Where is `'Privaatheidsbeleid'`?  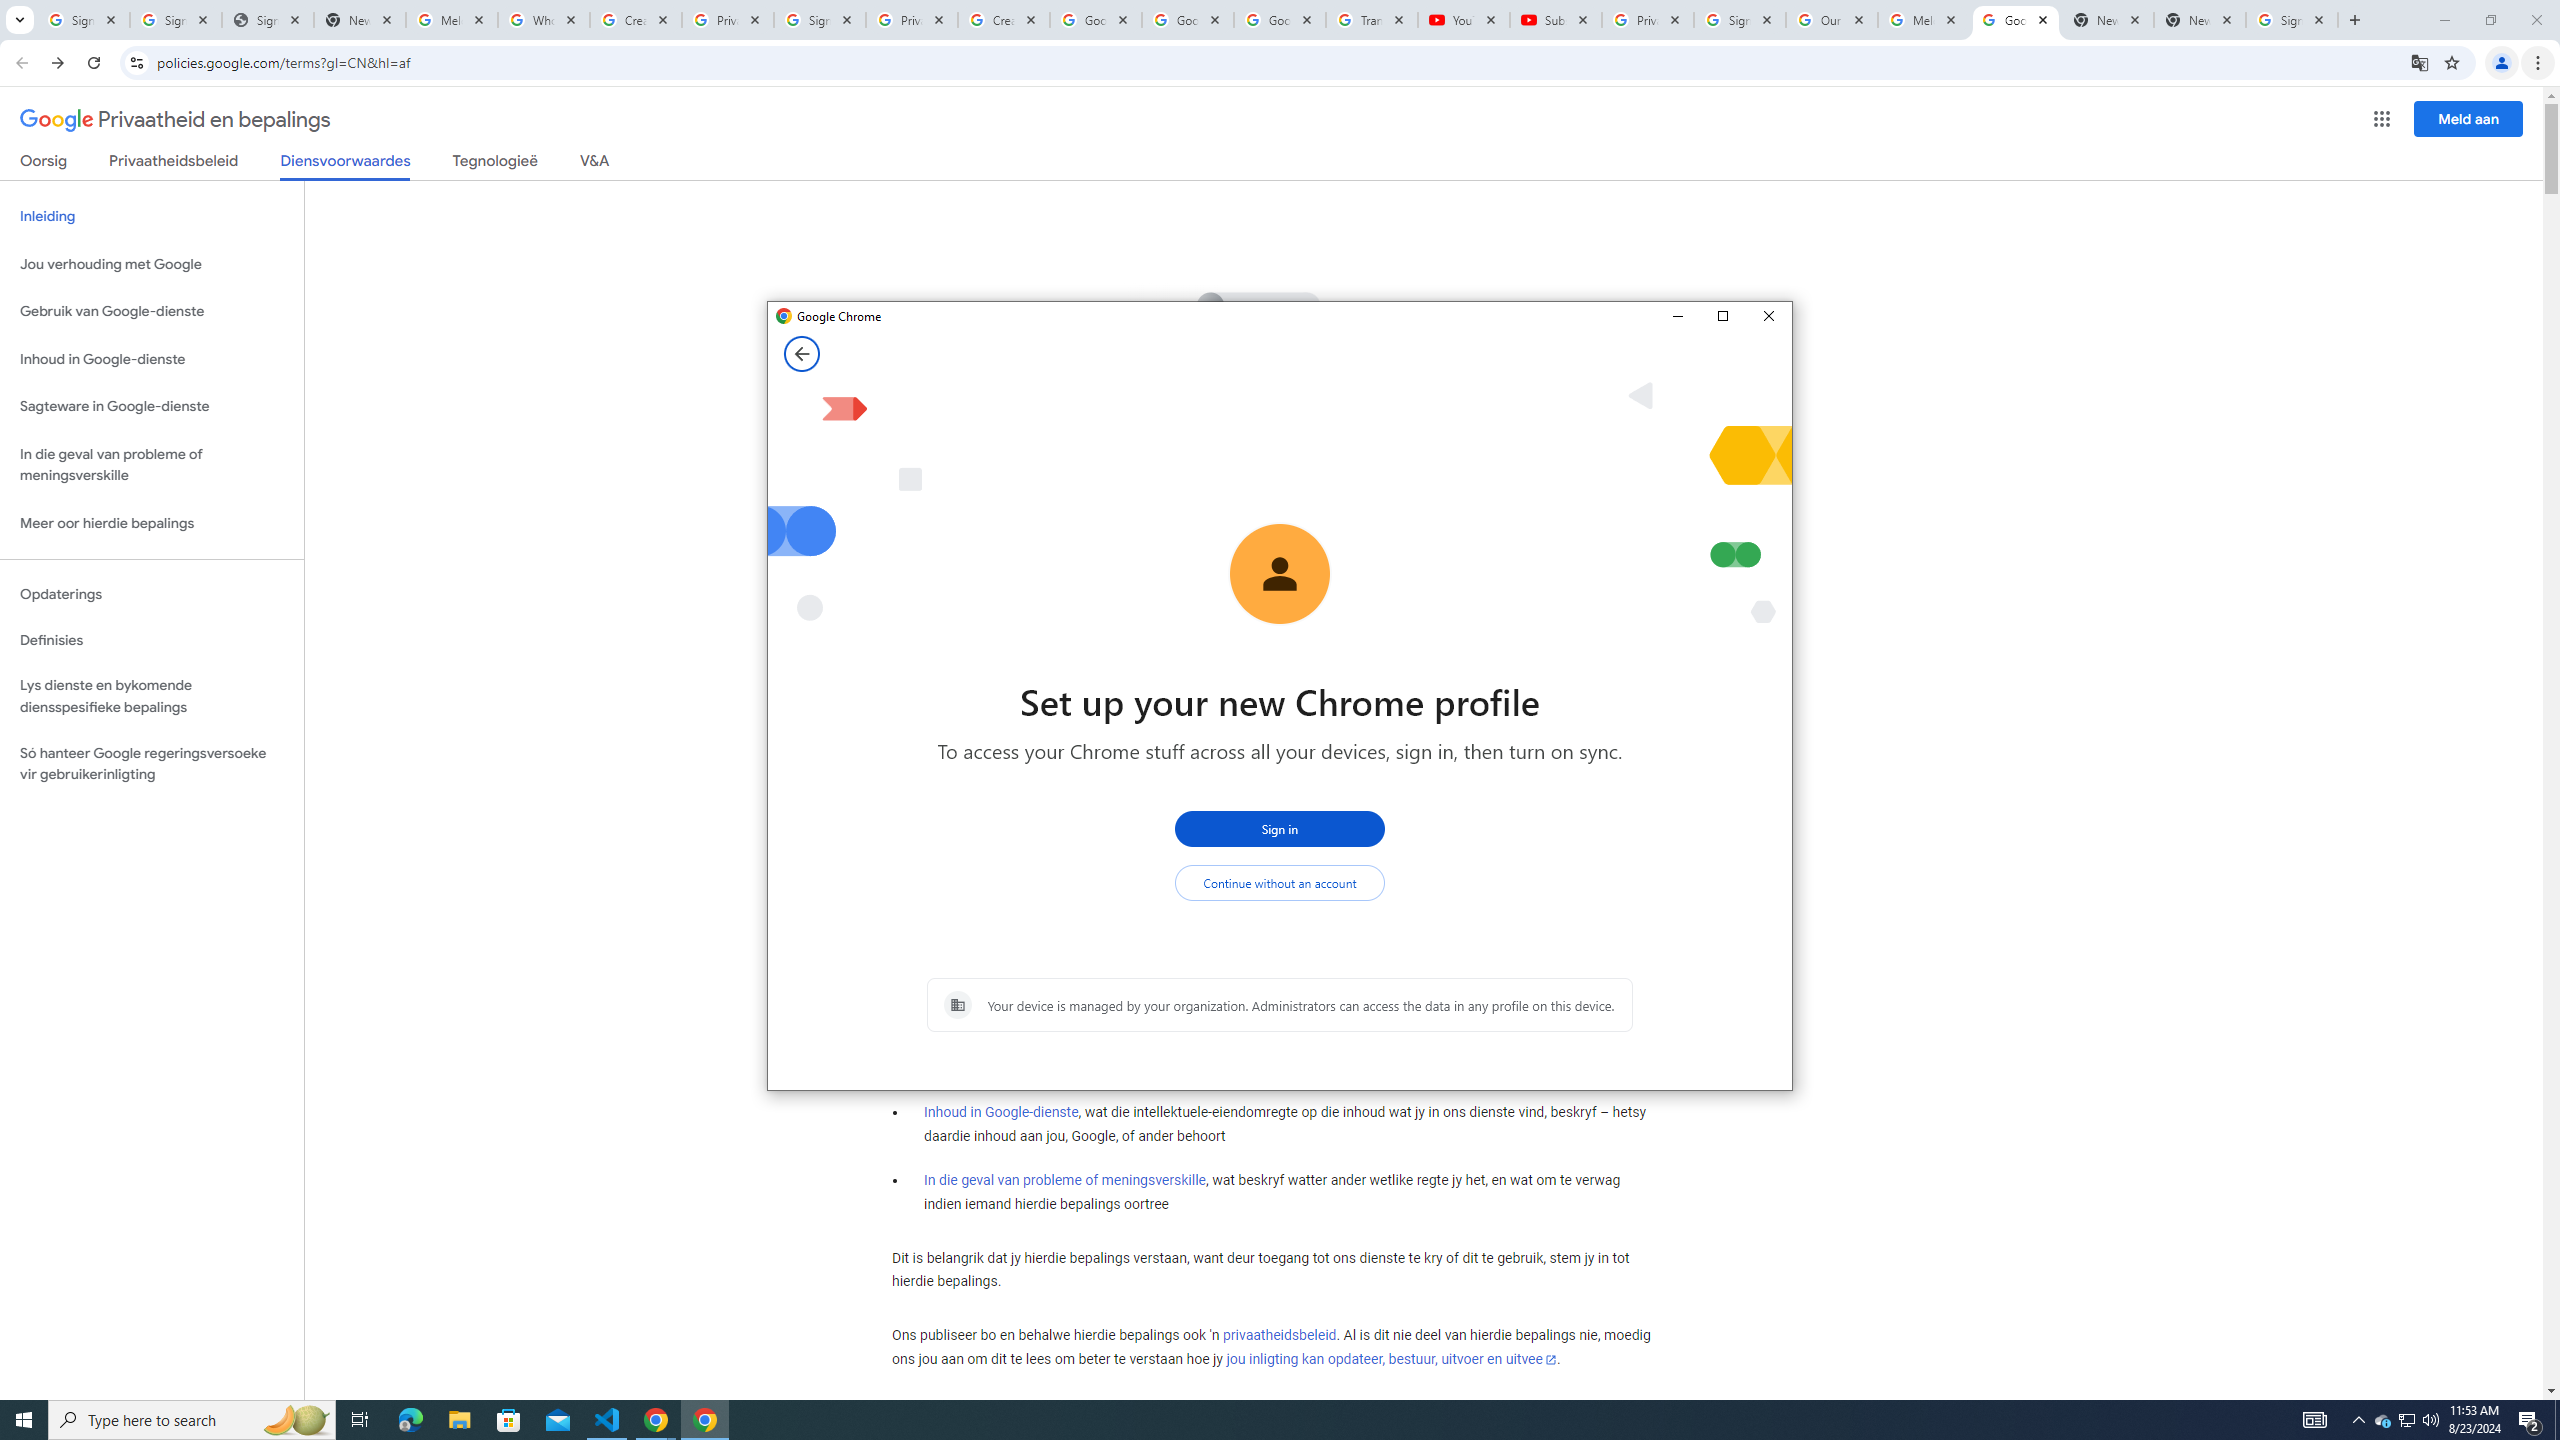 'Privaatheidsbeleid' is located at coordinates (174, 164).